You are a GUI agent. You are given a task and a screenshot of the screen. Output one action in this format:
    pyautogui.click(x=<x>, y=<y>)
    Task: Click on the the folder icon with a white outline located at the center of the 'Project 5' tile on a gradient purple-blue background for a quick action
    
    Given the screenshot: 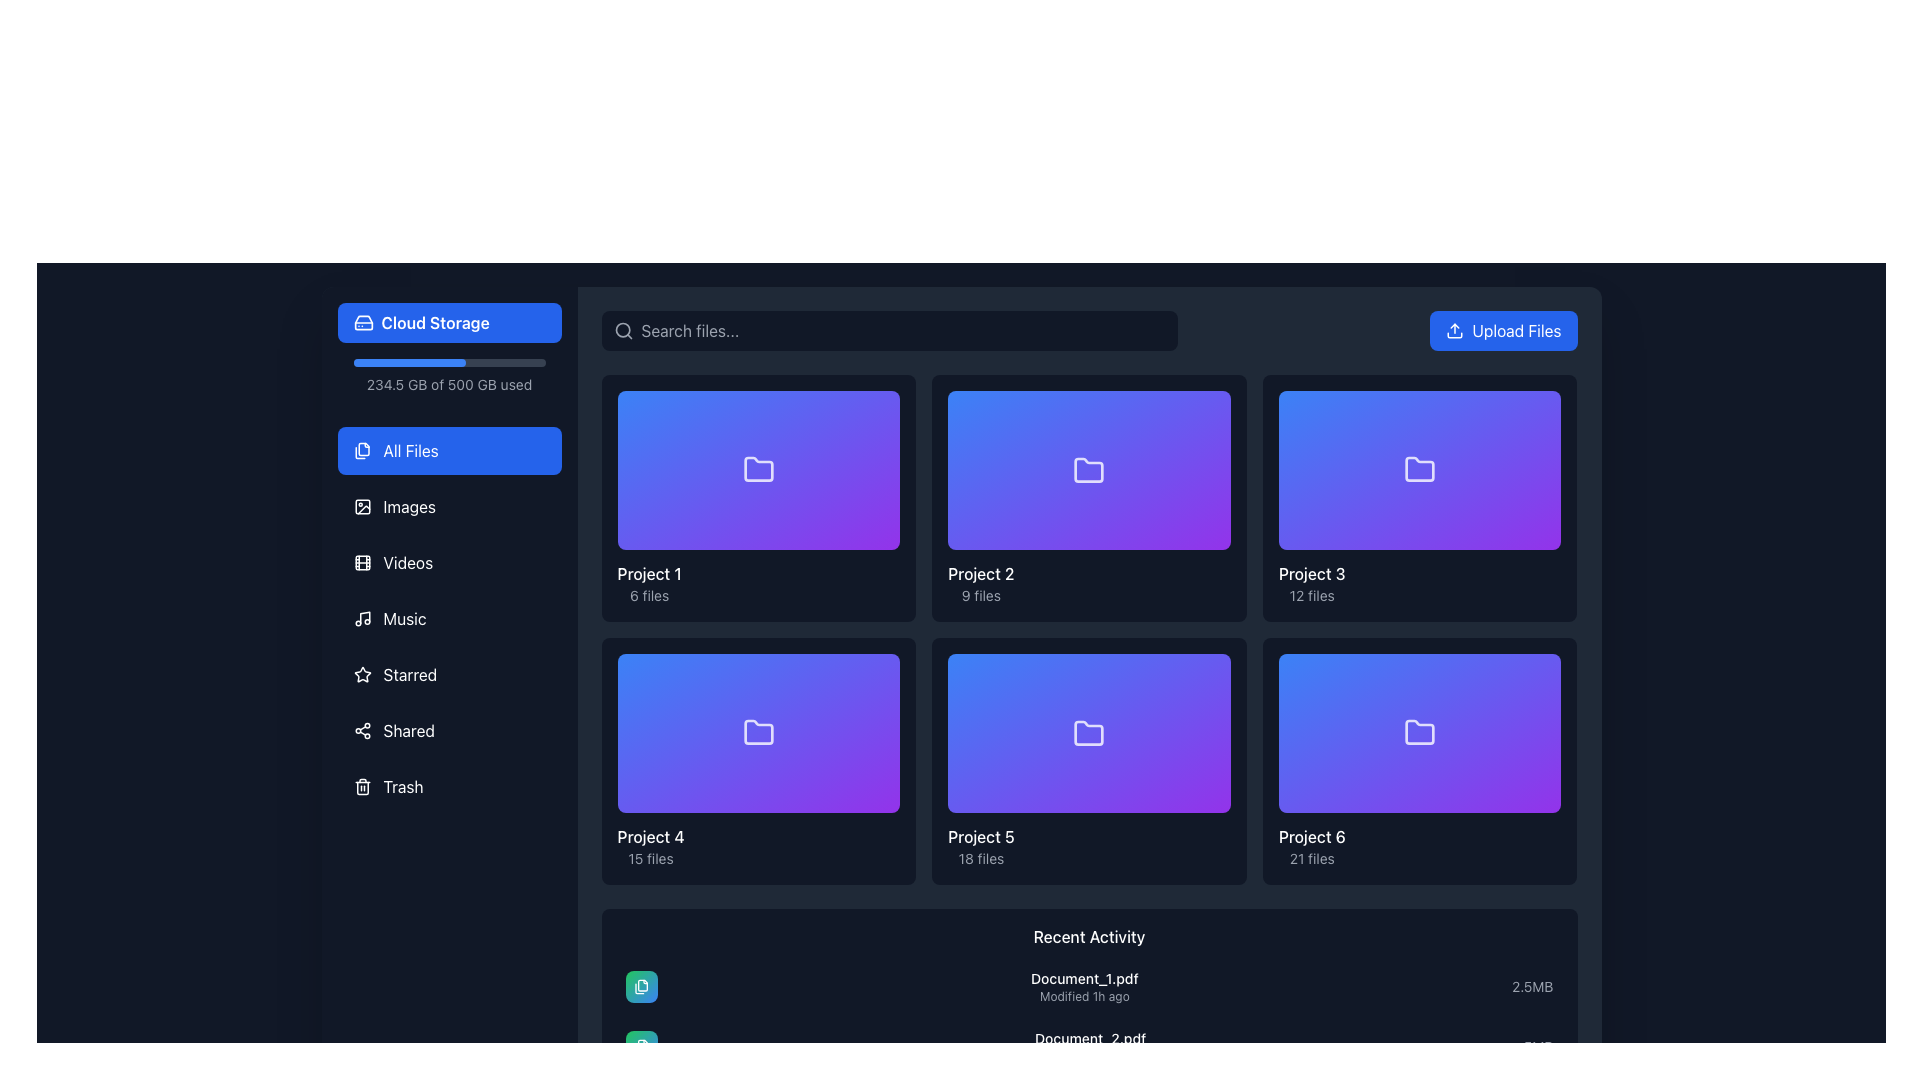 What is the action you would take?
    pyautogui.click(x=1088, y=733)
    